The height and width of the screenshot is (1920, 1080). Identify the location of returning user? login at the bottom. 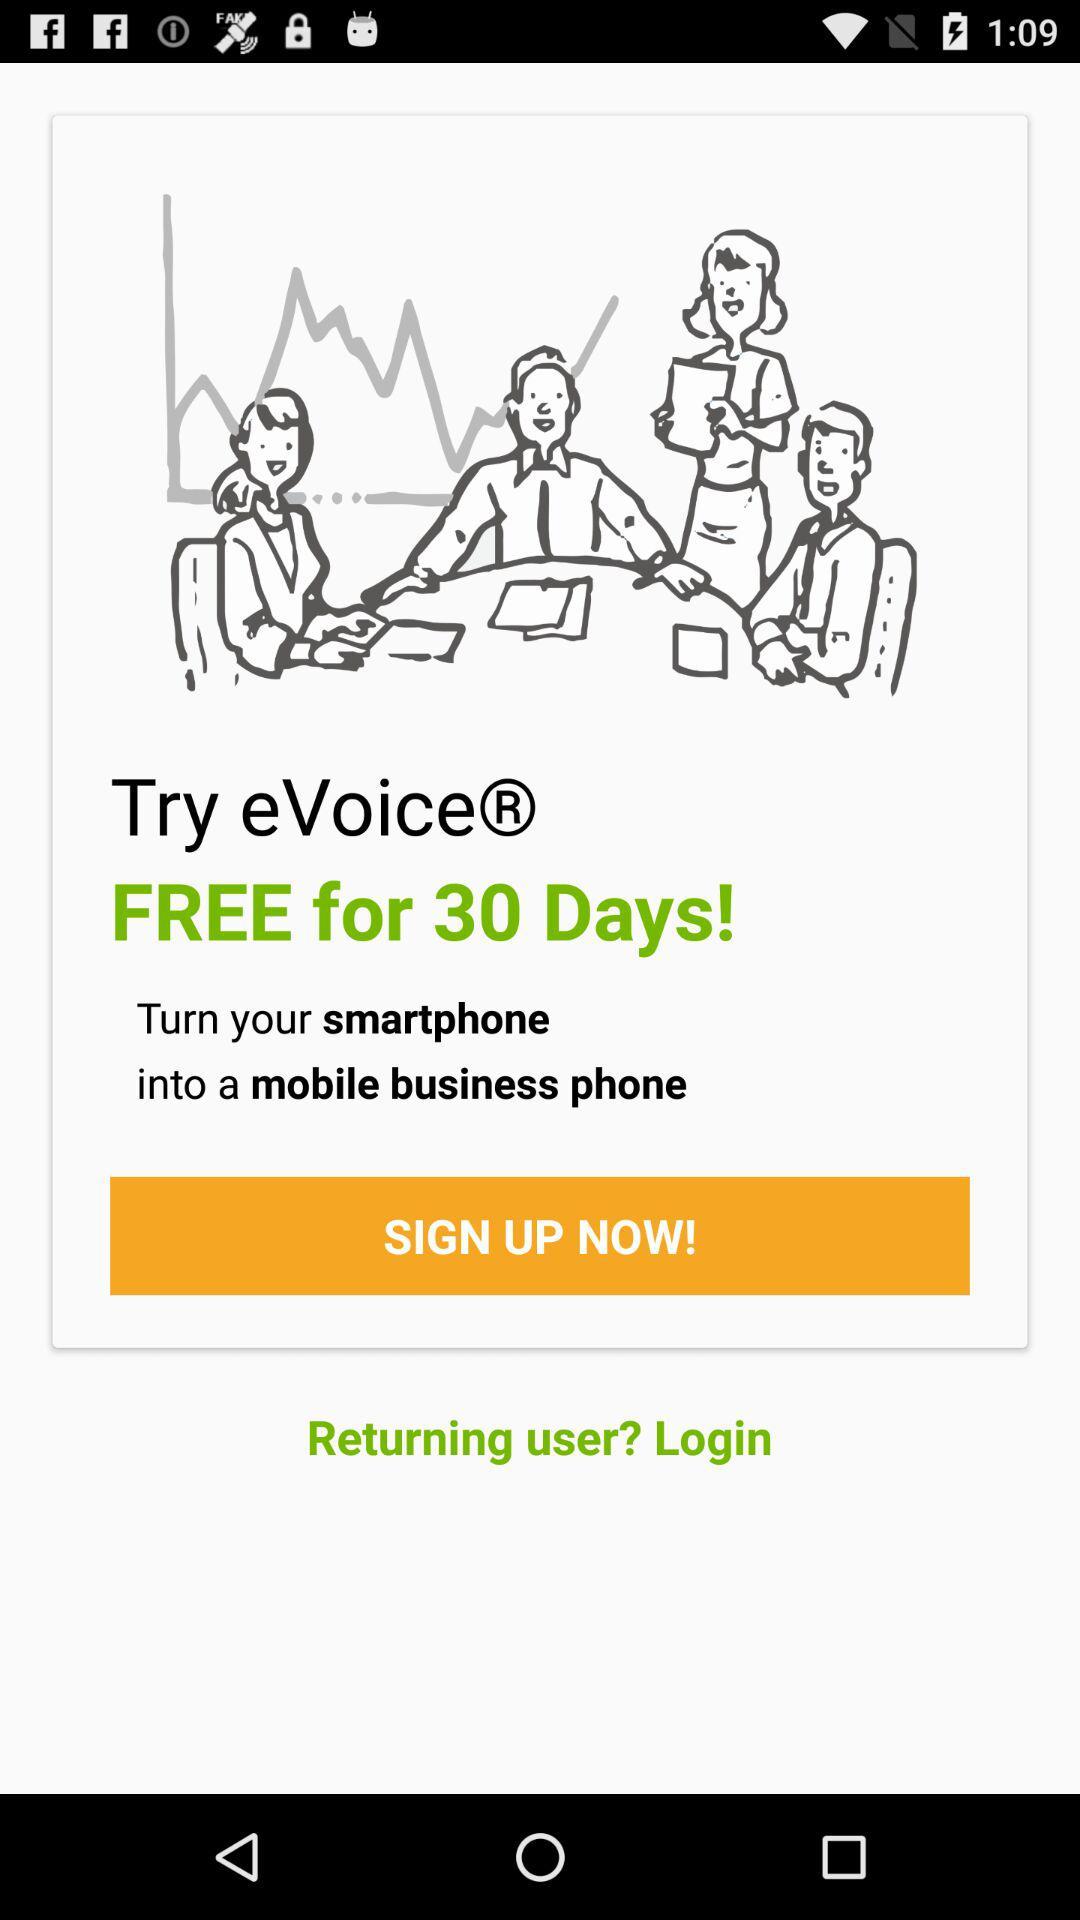
(538, 1435).